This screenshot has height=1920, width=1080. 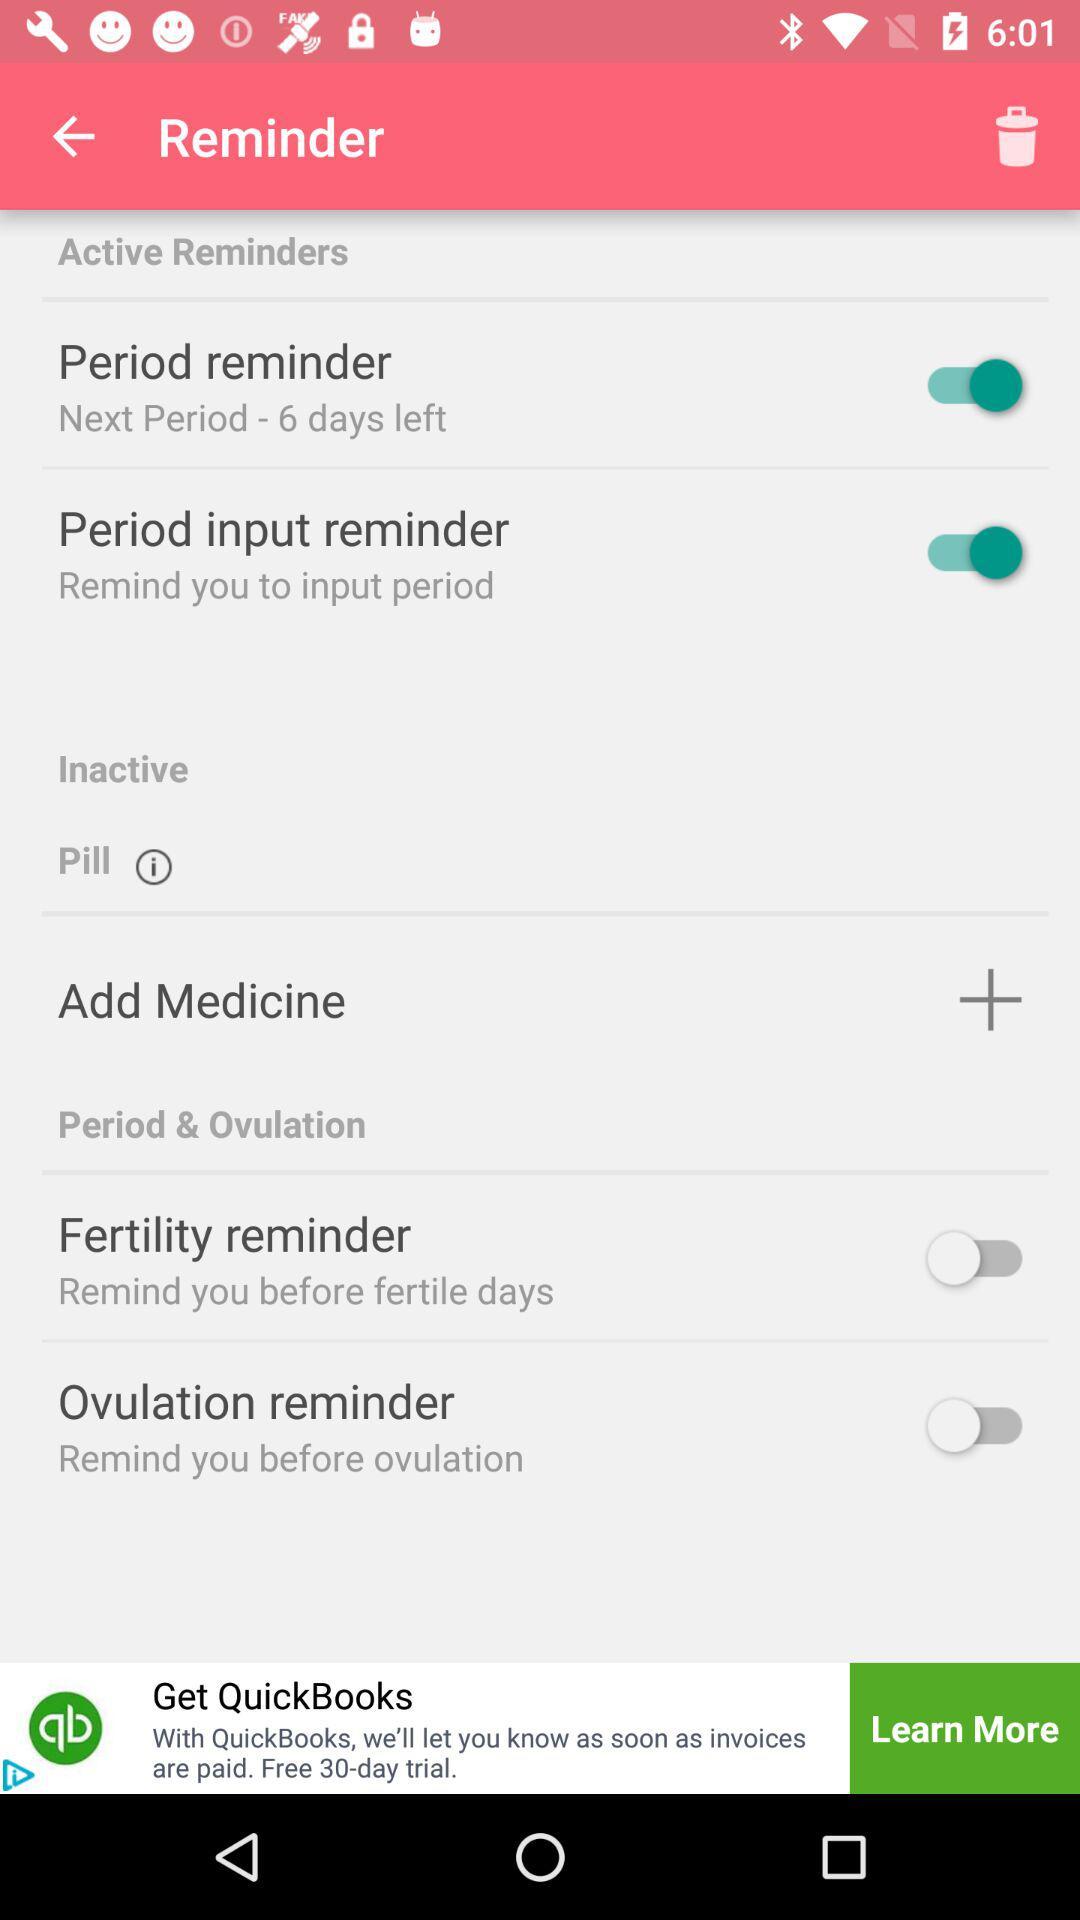 I want to click on get quickbooks, so click(x=64, y=1727).